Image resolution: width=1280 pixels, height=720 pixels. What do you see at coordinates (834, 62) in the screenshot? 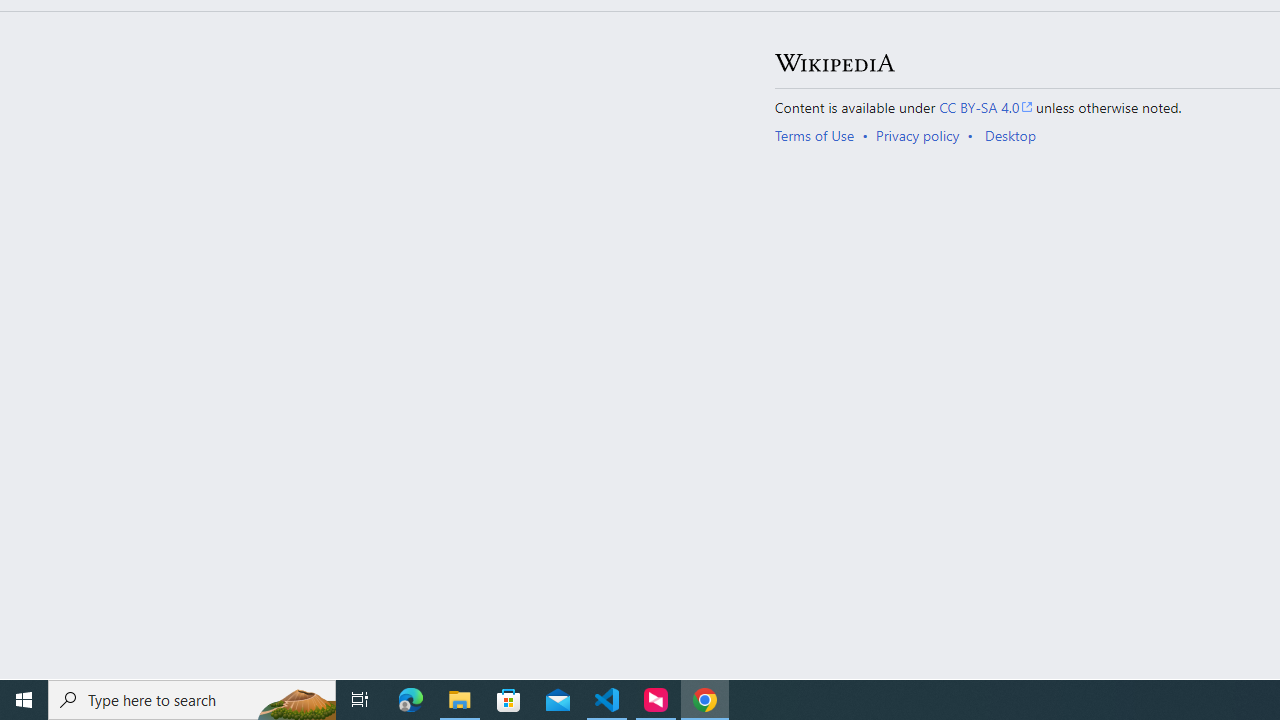
I see `'Wikipedia'` at bounding box center [834, 62].